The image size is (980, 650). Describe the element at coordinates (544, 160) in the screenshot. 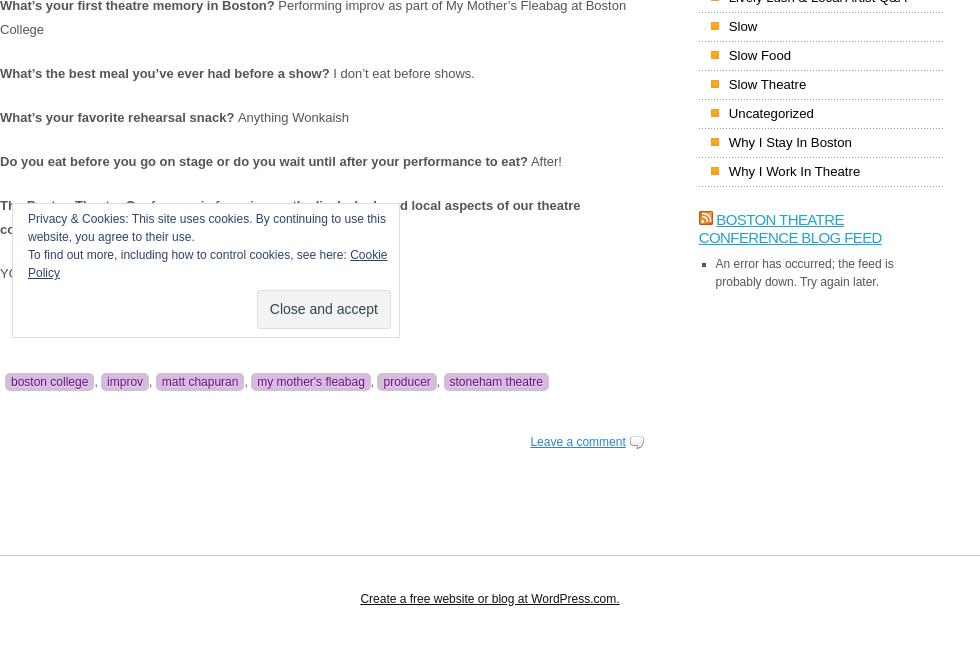

I see `'After!'` at that location.